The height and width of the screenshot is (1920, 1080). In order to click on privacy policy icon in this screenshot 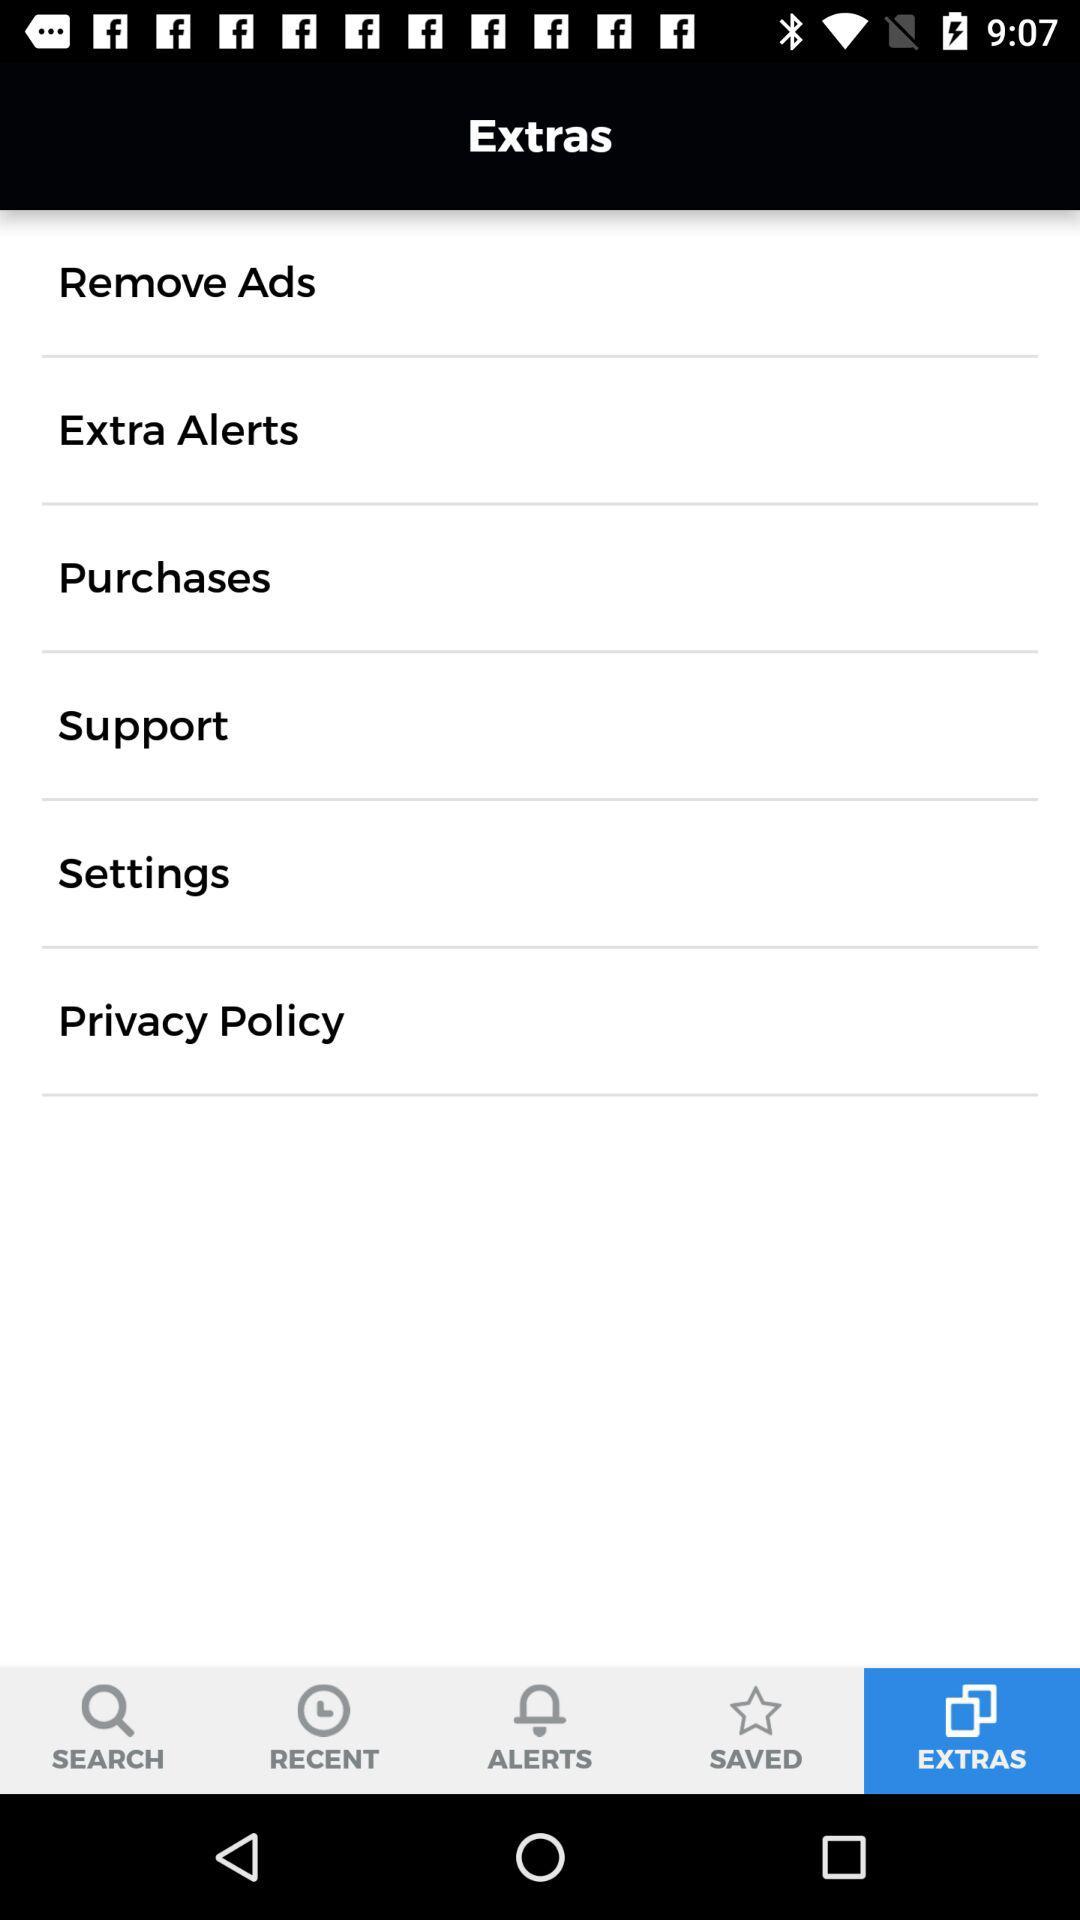, I will do `click(200, 1021)`.